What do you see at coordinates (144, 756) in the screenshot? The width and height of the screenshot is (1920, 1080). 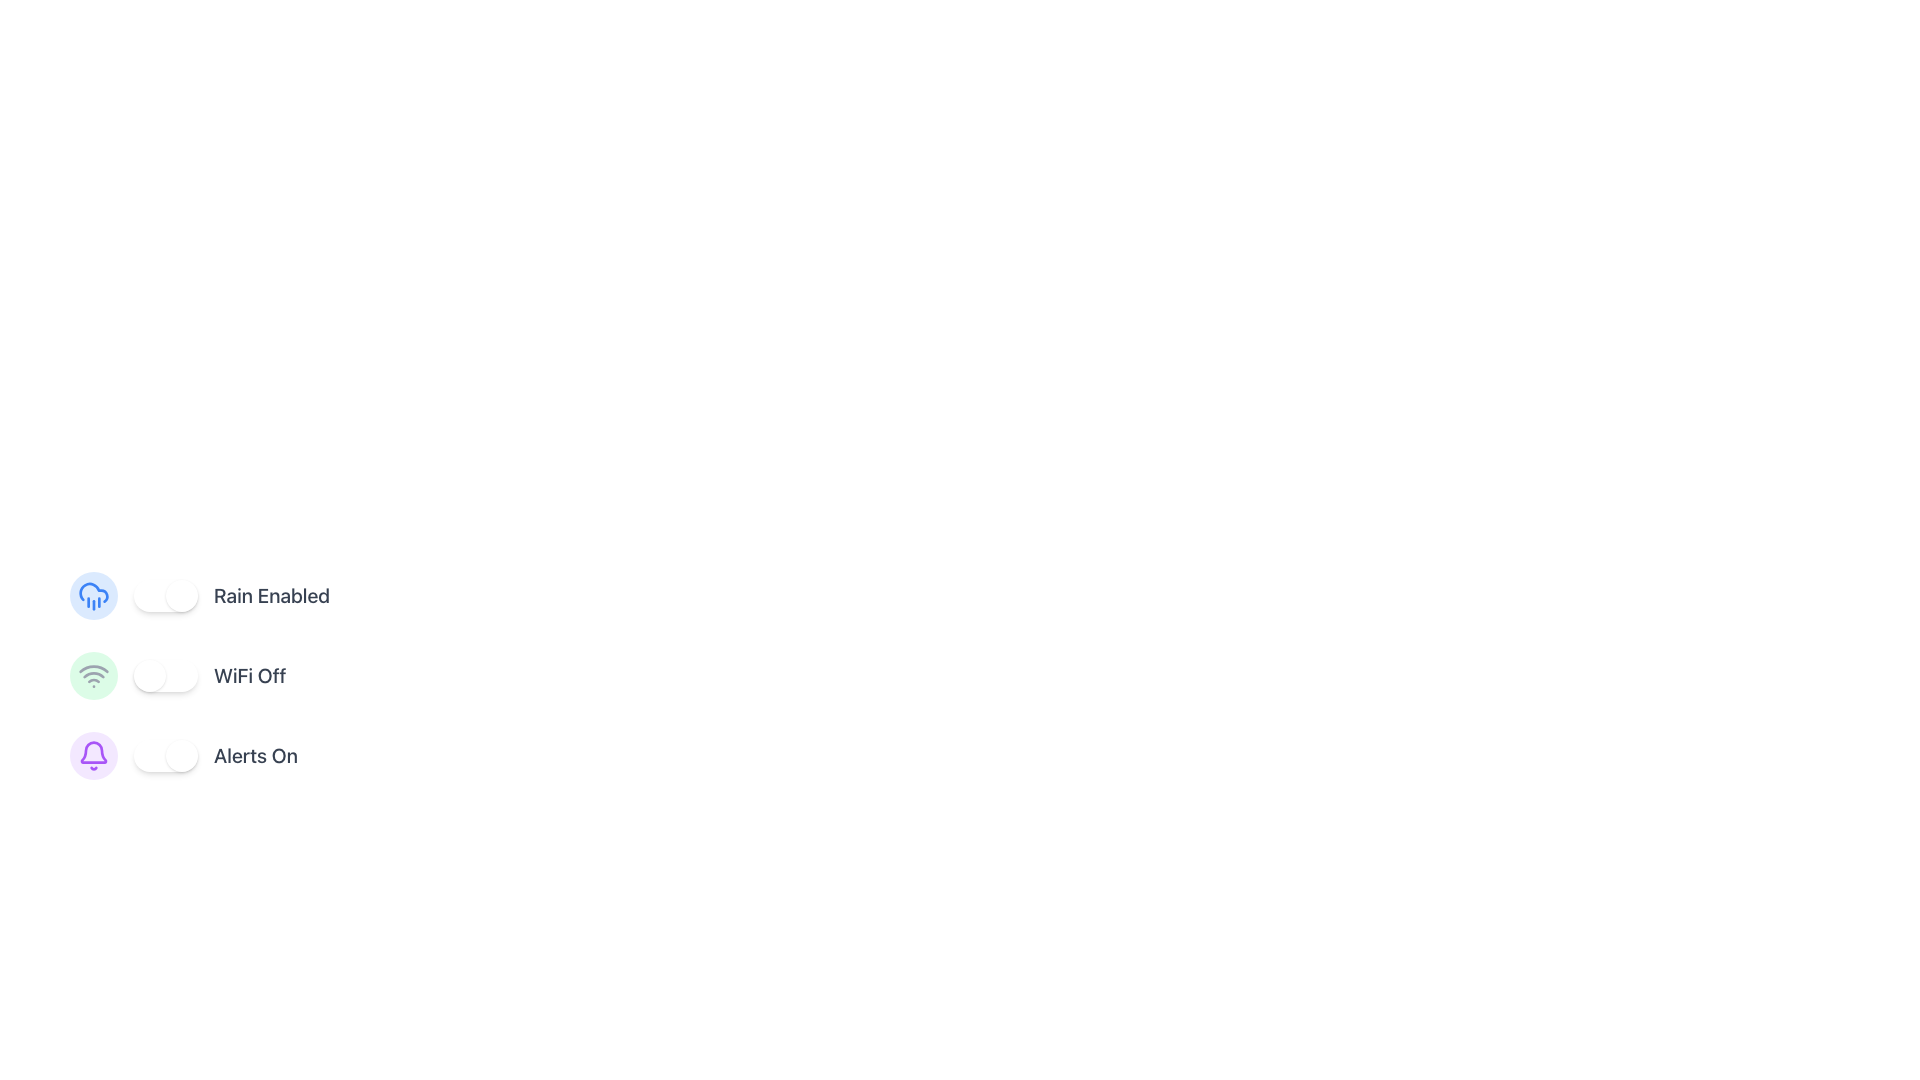 I see `the toggle switch` at bounding box center [144, 756].